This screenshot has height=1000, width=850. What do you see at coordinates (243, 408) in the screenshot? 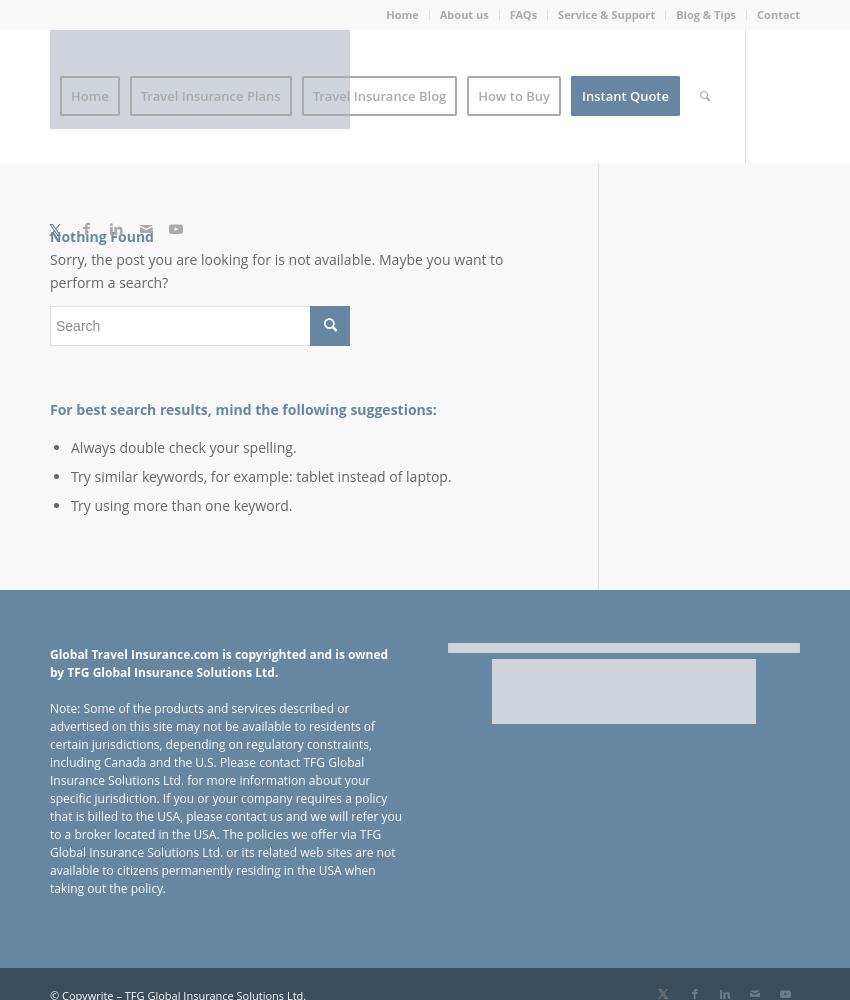
I see `'For best search results, mind the following suggestions:'` at bounding box center [243, 408].